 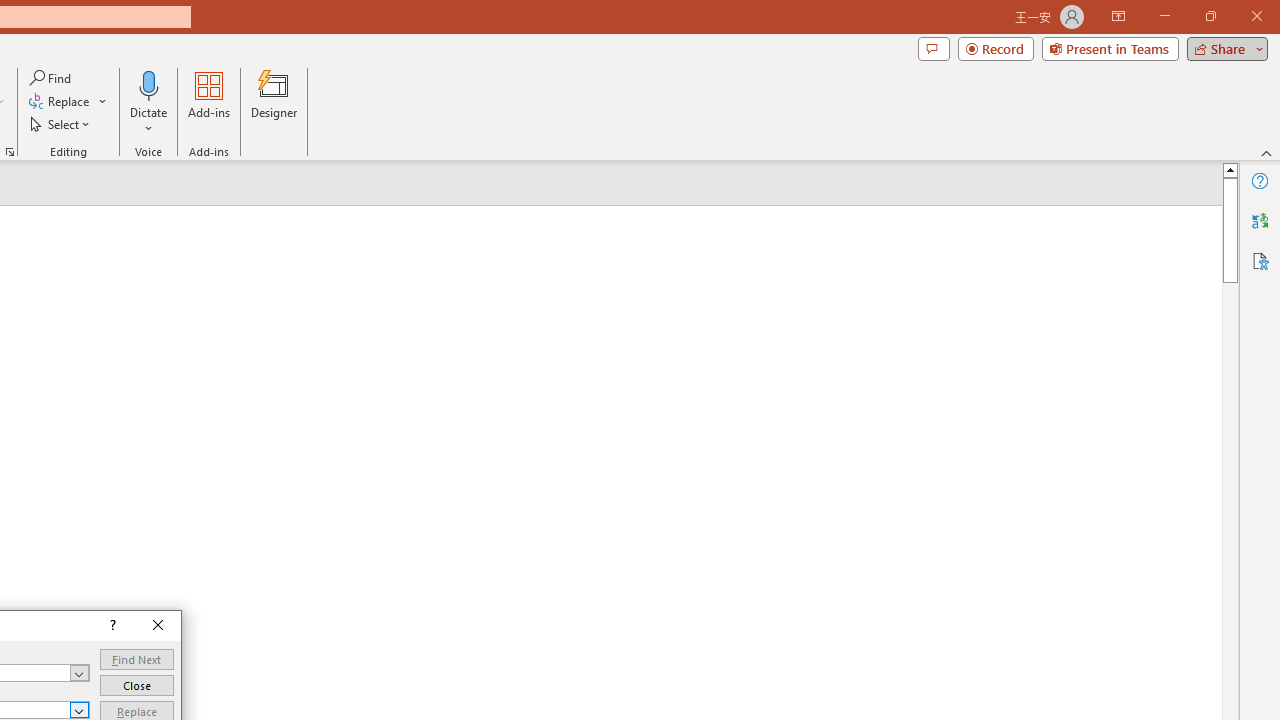 I want to click on 'Dictate', so click(x=148, y=84).